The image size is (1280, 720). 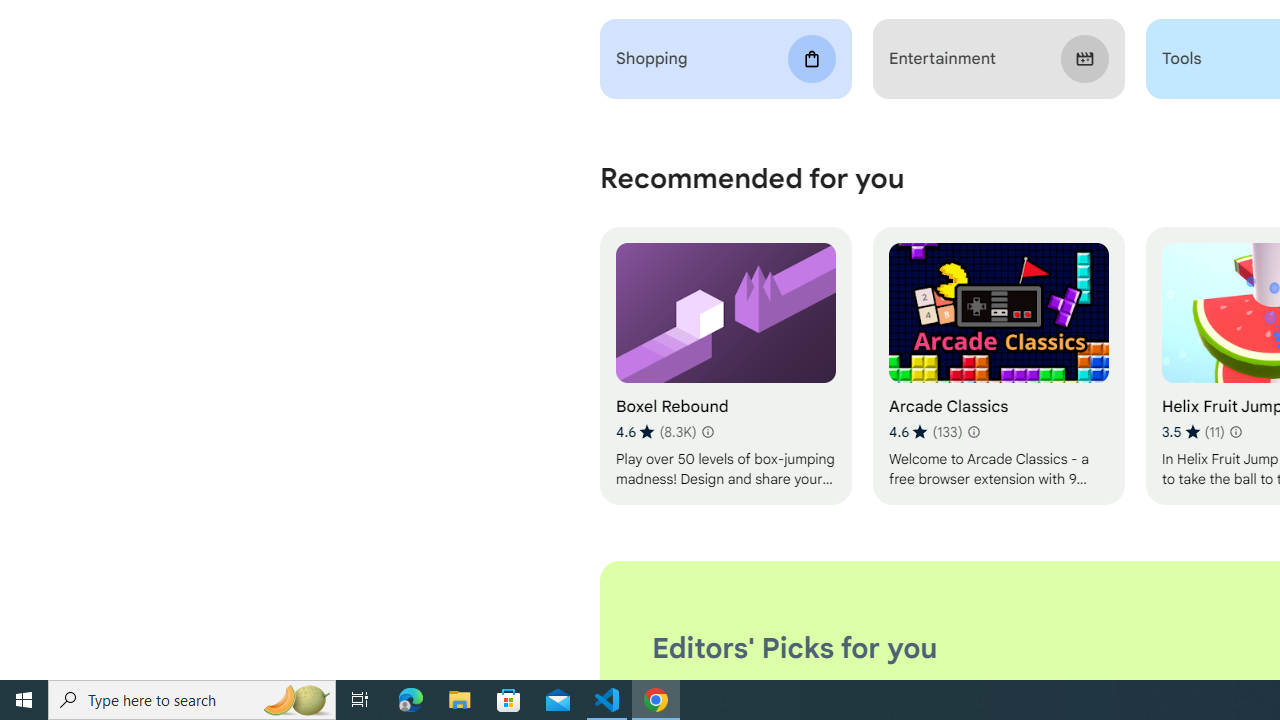 I want to click on 'Microsoft Store', so click(x=509, y=698).